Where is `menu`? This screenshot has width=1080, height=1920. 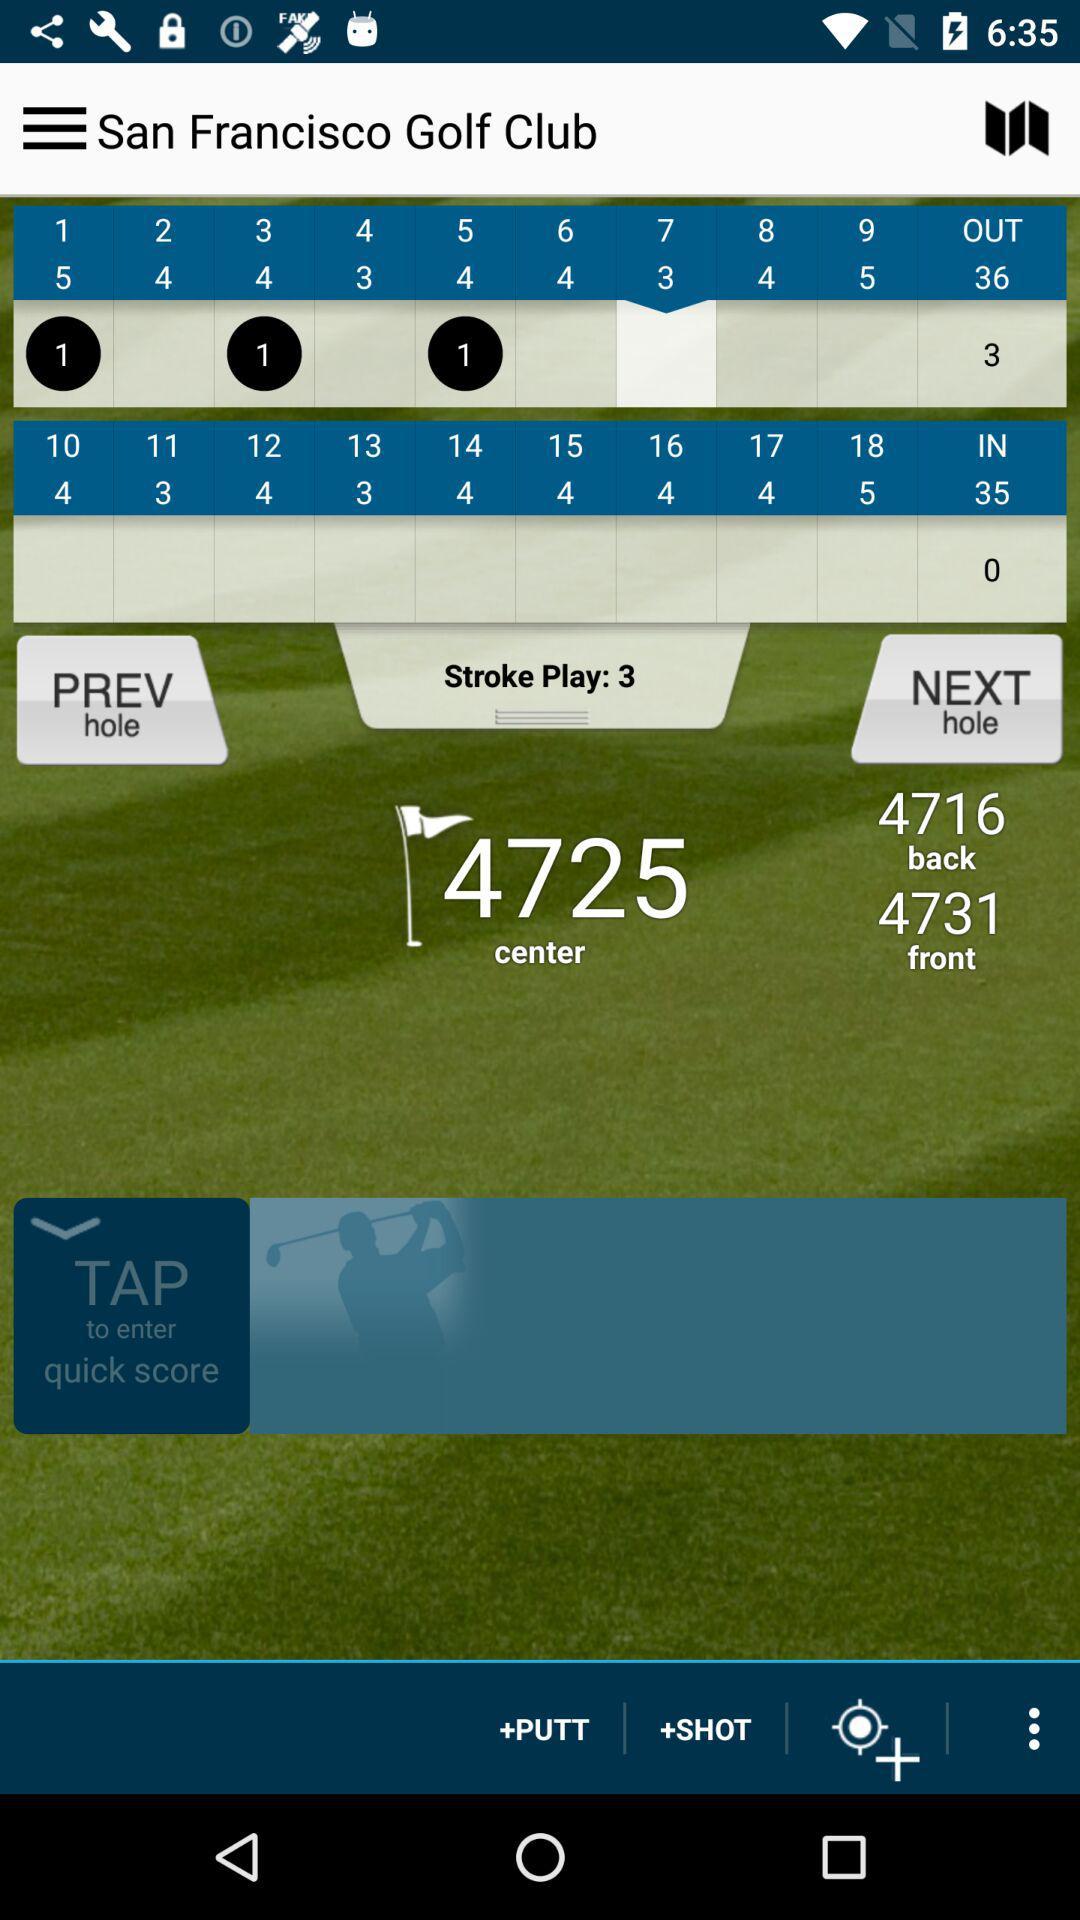
menu is located at coordinates (53, 127).